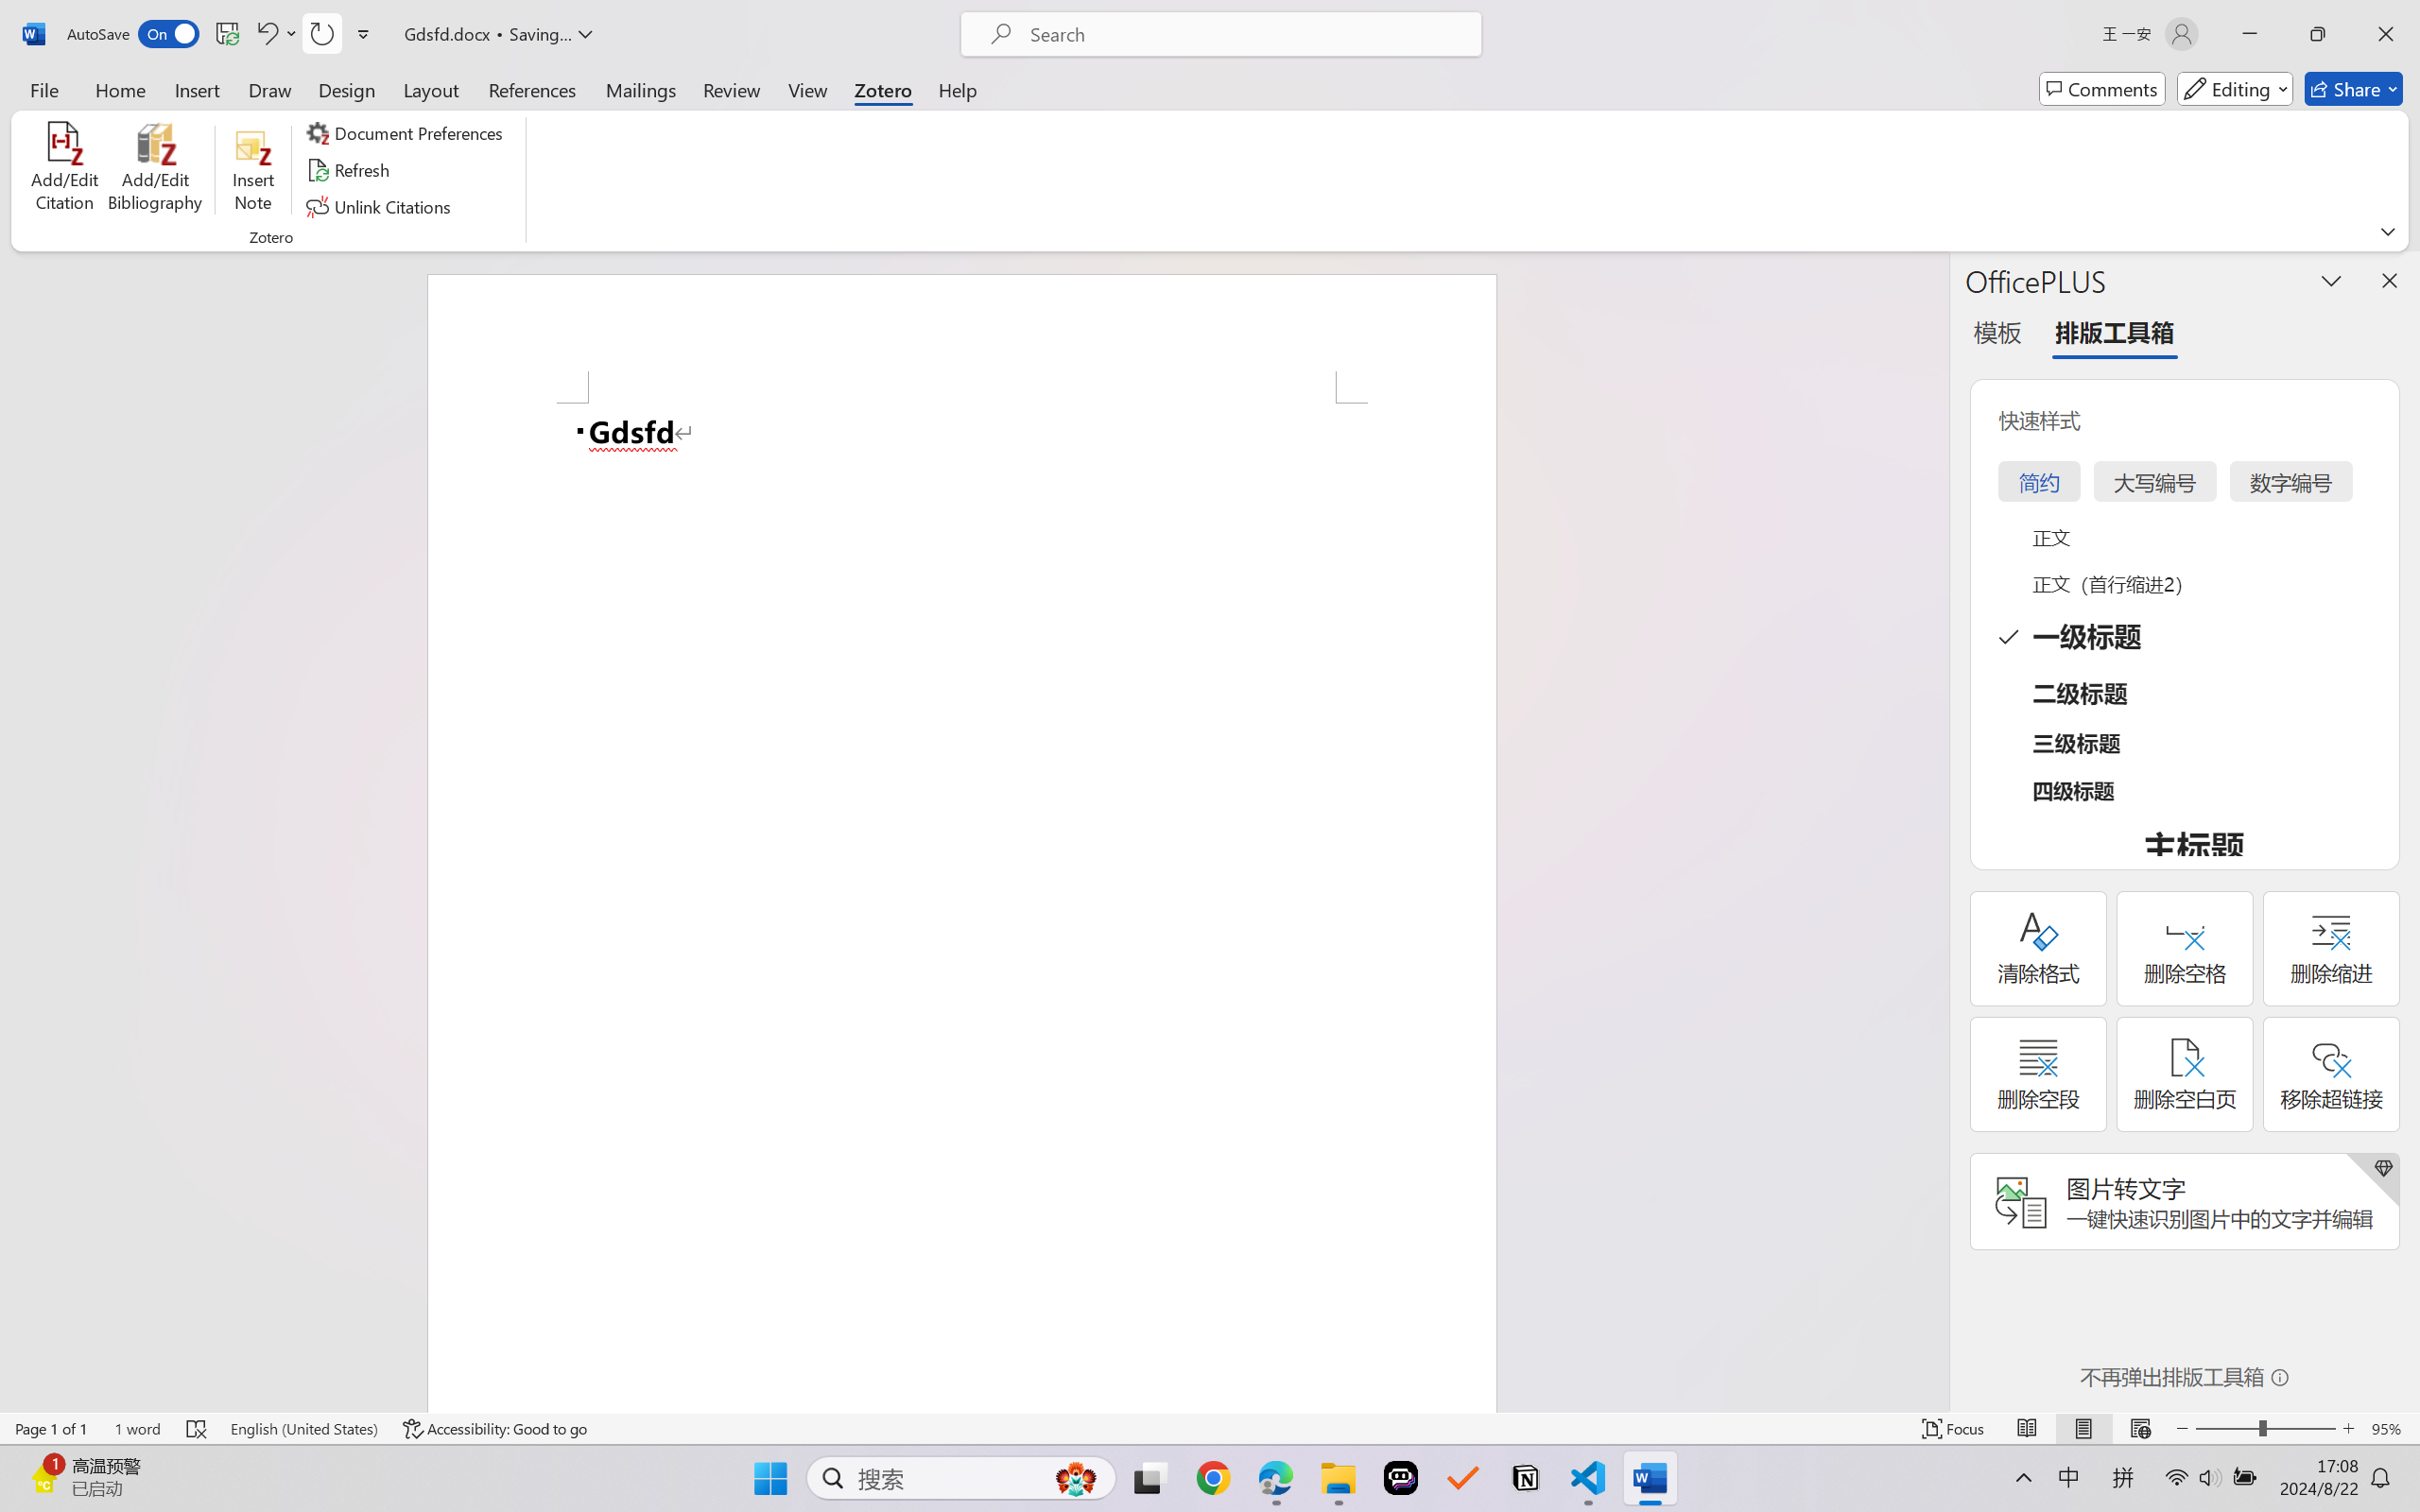  What do you see at coordinates (2390, 1428) in the screenshot?
I see `'Zoom 95%'` at bounding box center [2390, 1428].